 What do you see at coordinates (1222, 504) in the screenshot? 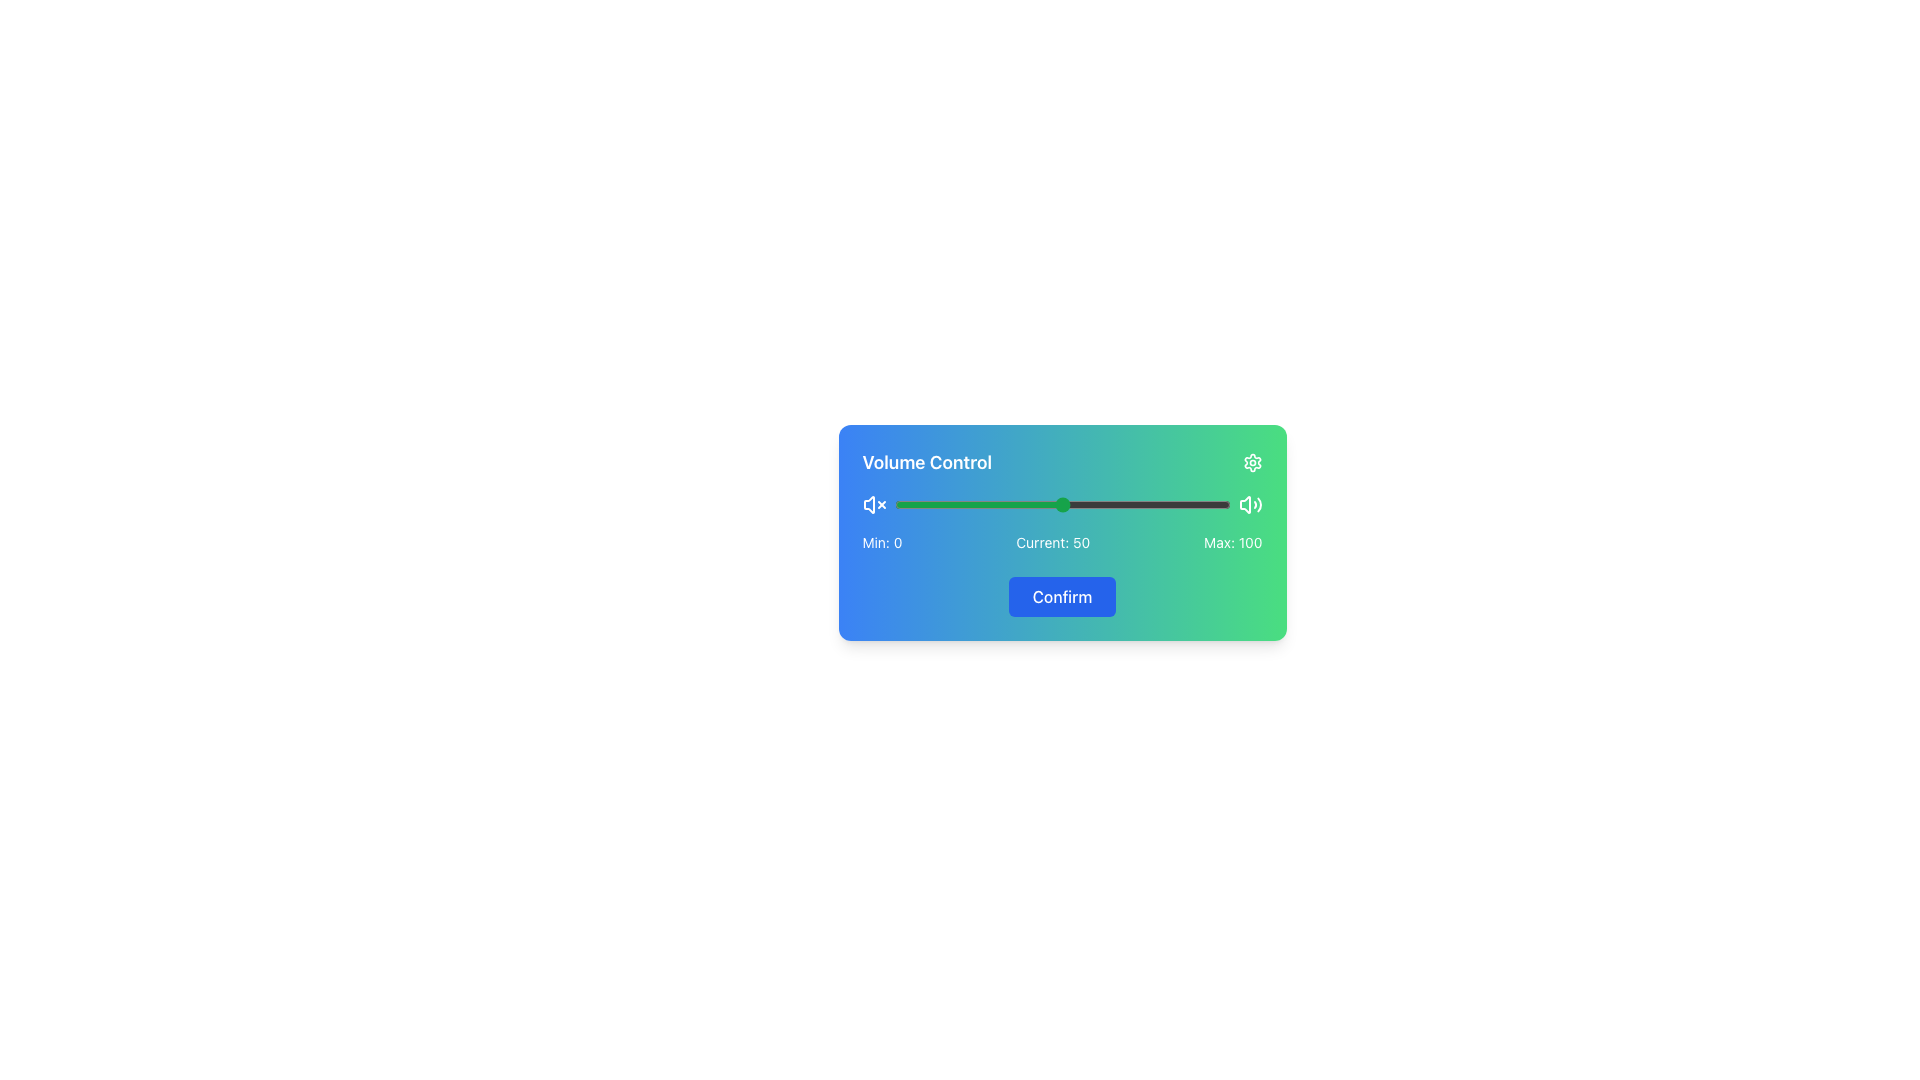
I see `the volume slider` at bounding box center [1222, 504].